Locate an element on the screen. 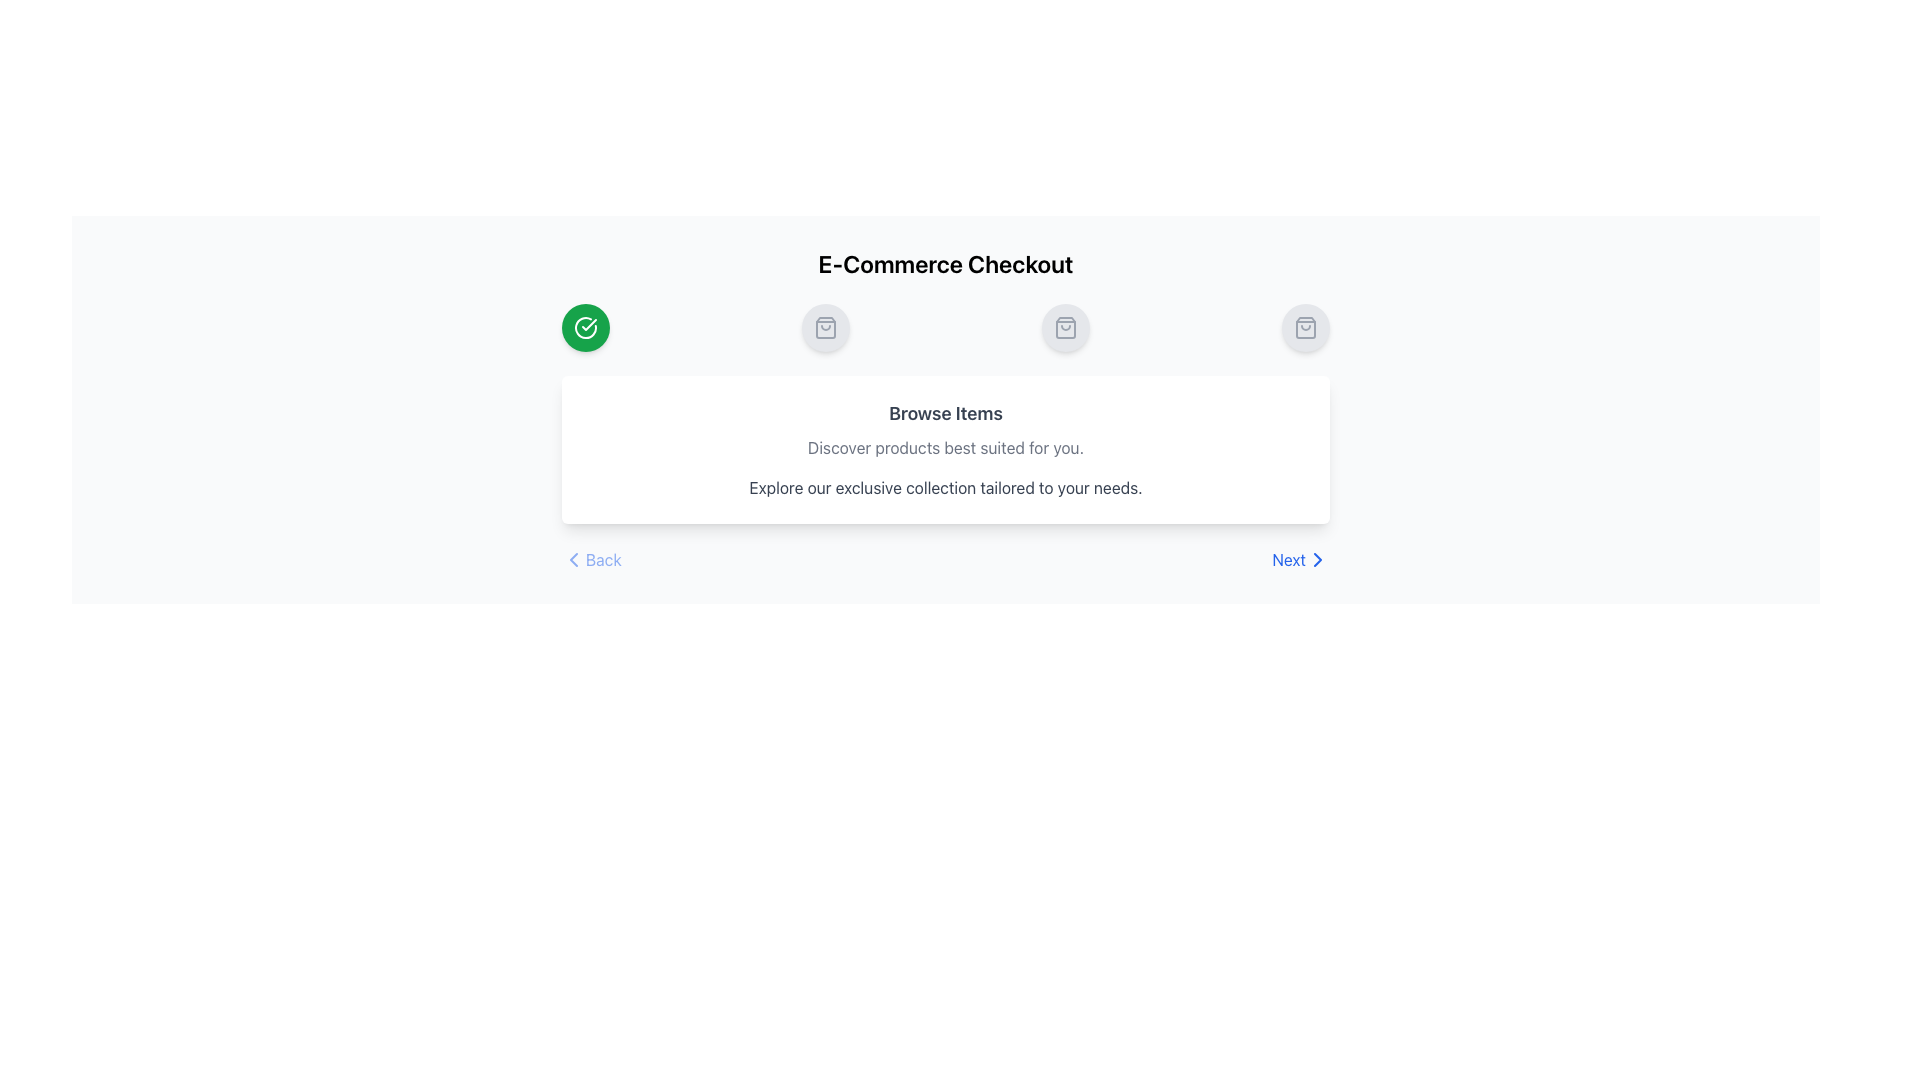 The image size is (1920, 1080). the shopping bag icon button located in the top-right section of the UI, positioned above the 'Browse Items' text panel, and is the fourth icon from the left is located at coordinates (1305, 326).